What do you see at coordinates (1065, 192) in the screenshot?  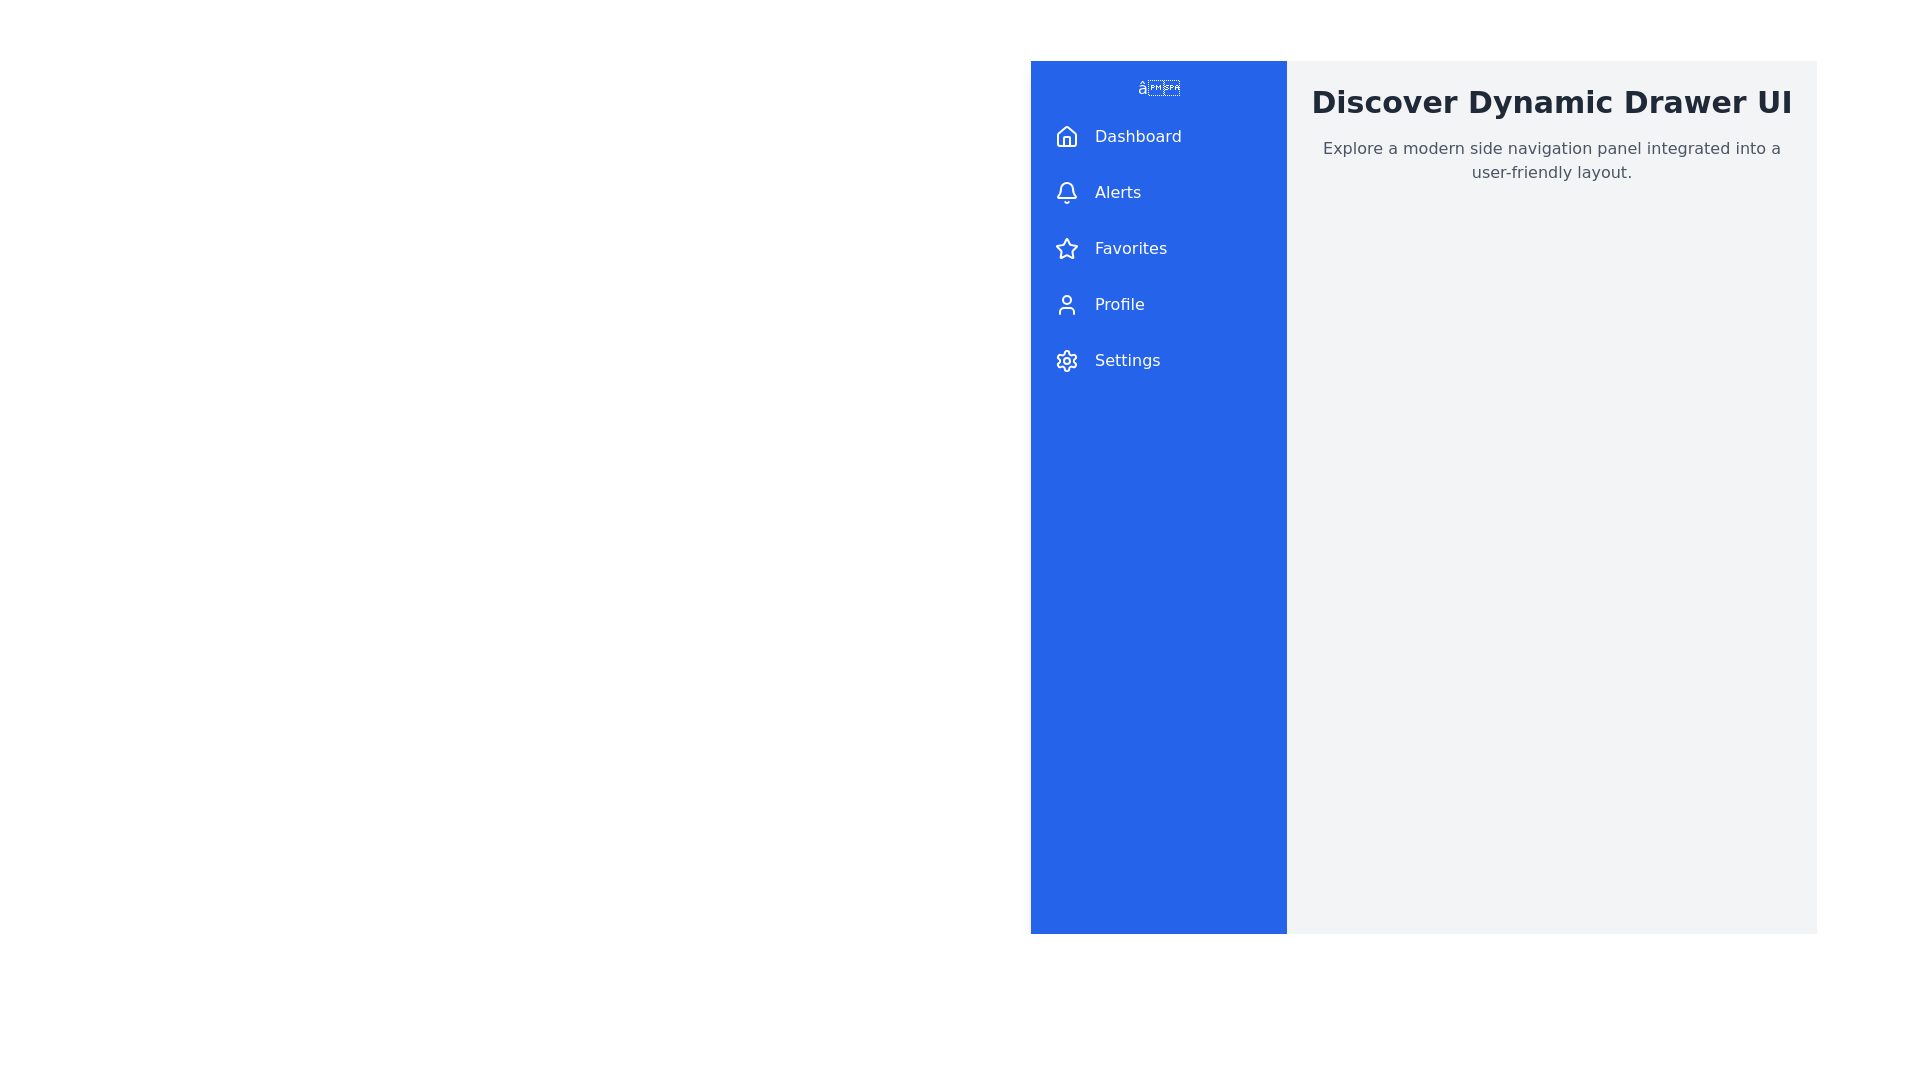 I see `the bell icon located in the left-side navigation bar, which is the second icon and labeled 'Alerts'` at bounding box center [1065, 192].